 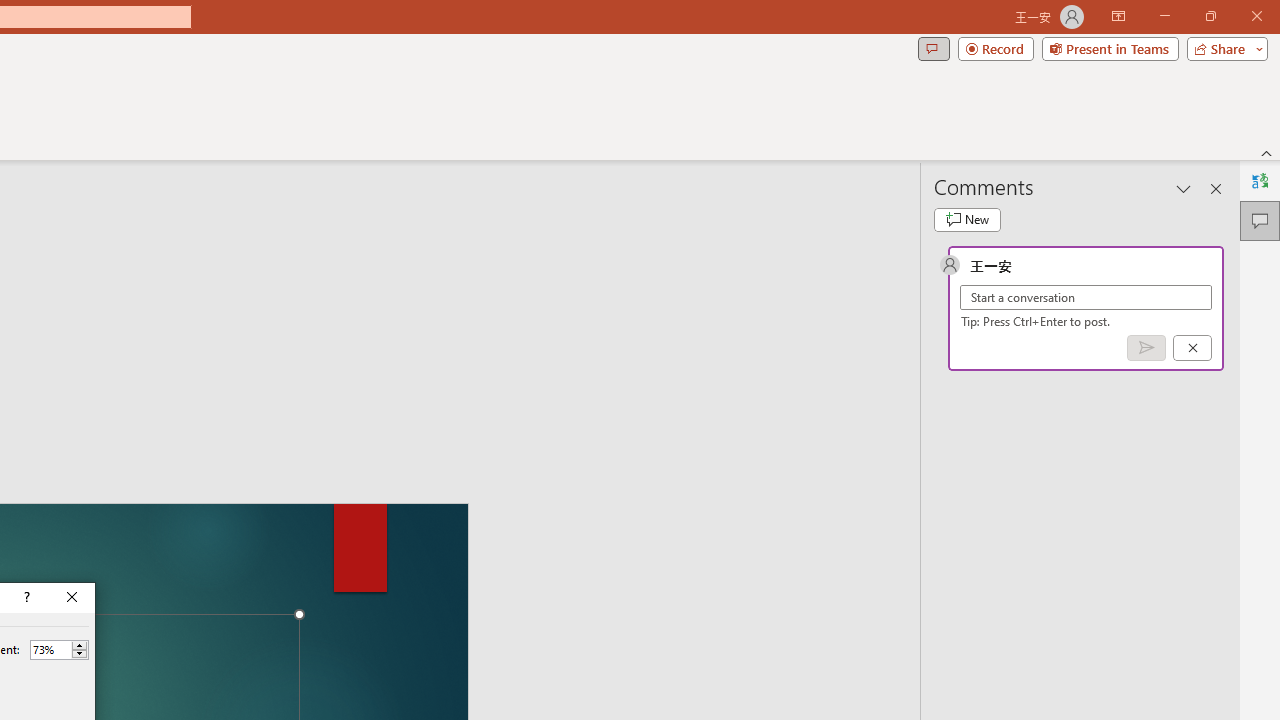 What do you see at coordinates (50, 649) in the screenshot?
I see `'Percent'` at bounding box center [50, 649].